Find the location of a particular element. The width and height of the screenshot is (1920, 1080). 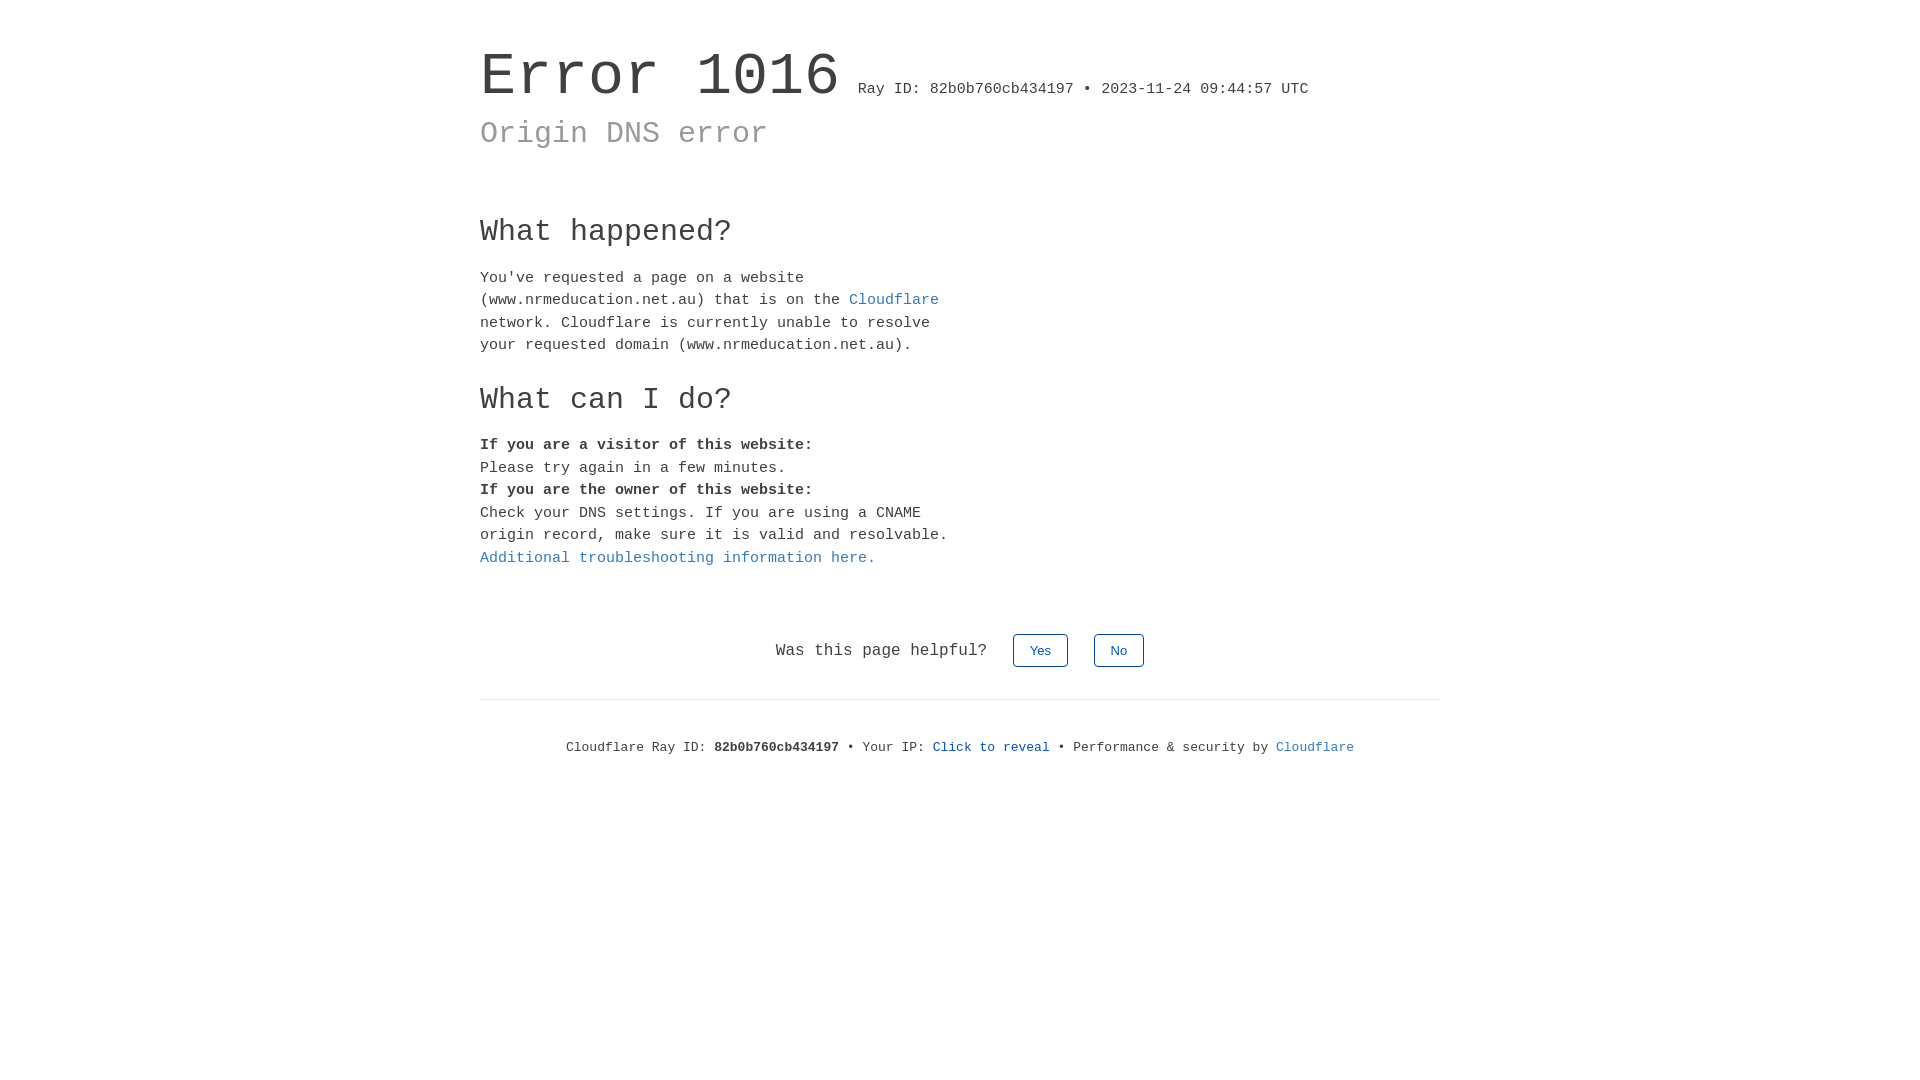

'Click to reveal' is located at coordinates (991, 747).